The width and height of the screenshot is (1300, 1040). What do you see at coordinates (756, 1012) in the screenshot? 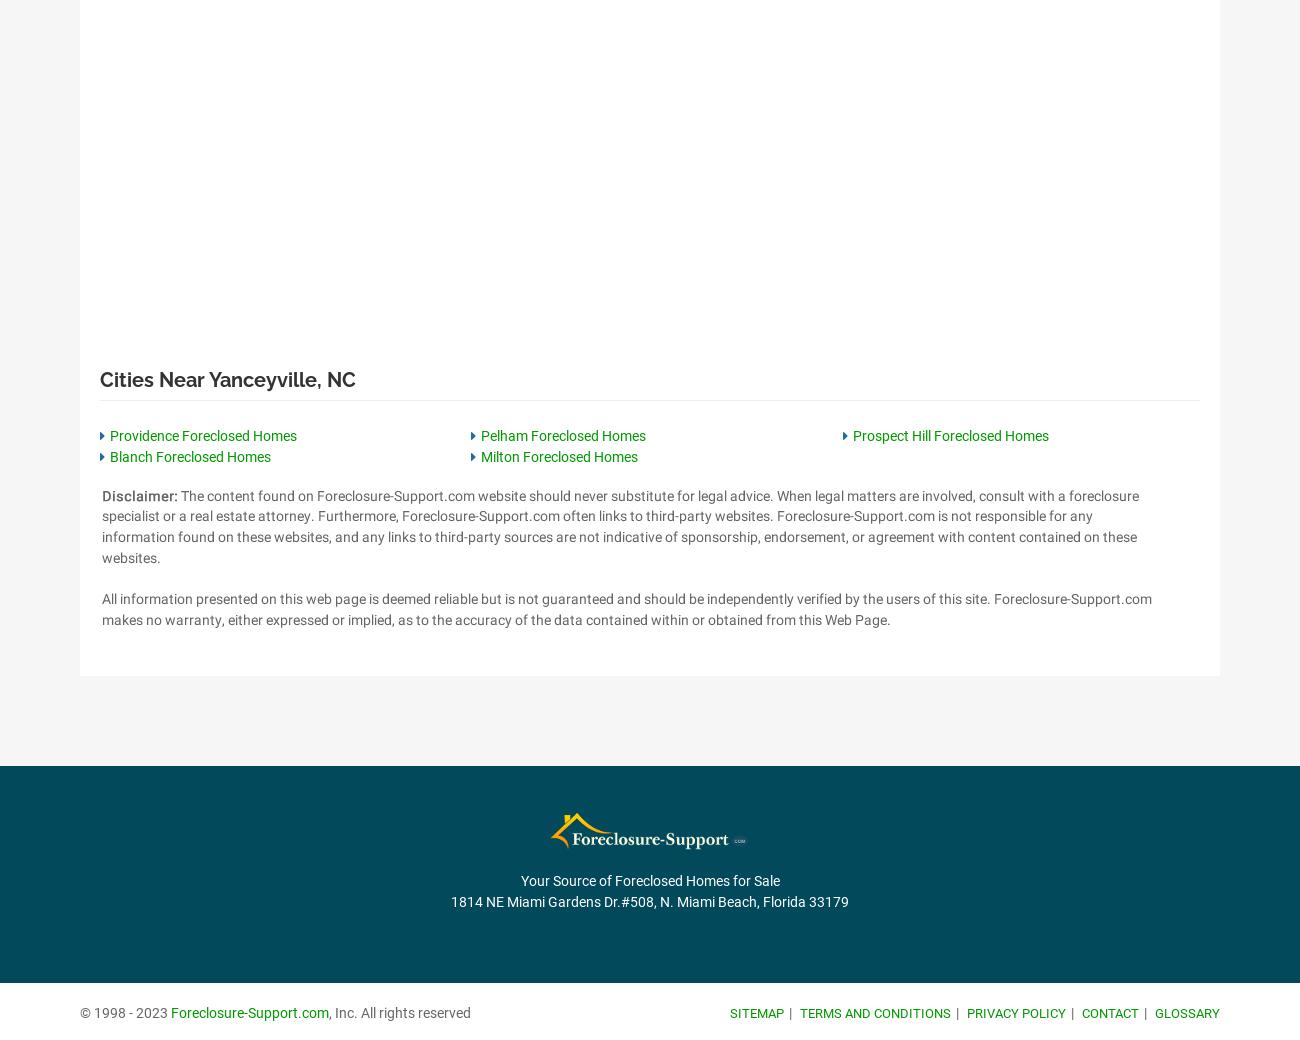
I see `'Sitemap'` at bounding box center [756, 1012].